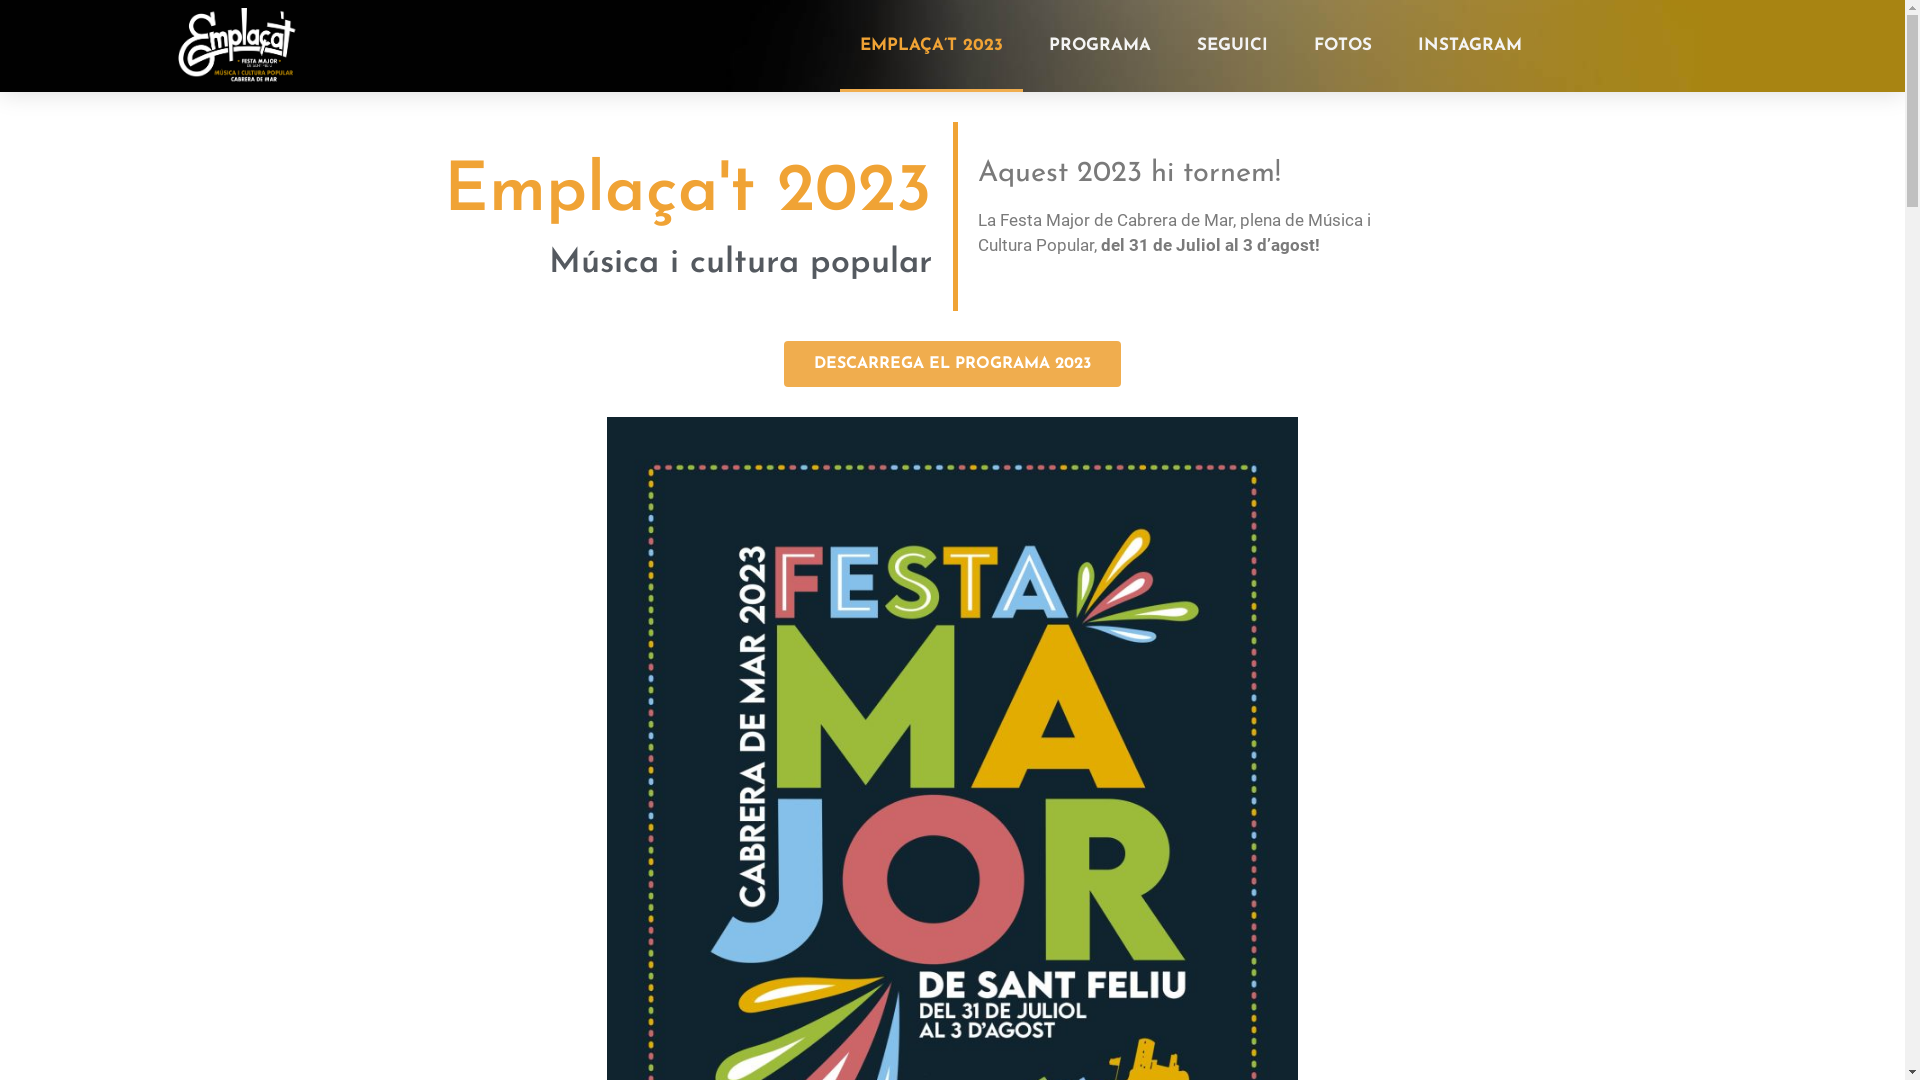 The image size is (1920, 1080). Describe the element at coordinates (1469, 45) in the screenshot. I see `'INSTAGRAM'` at that location.